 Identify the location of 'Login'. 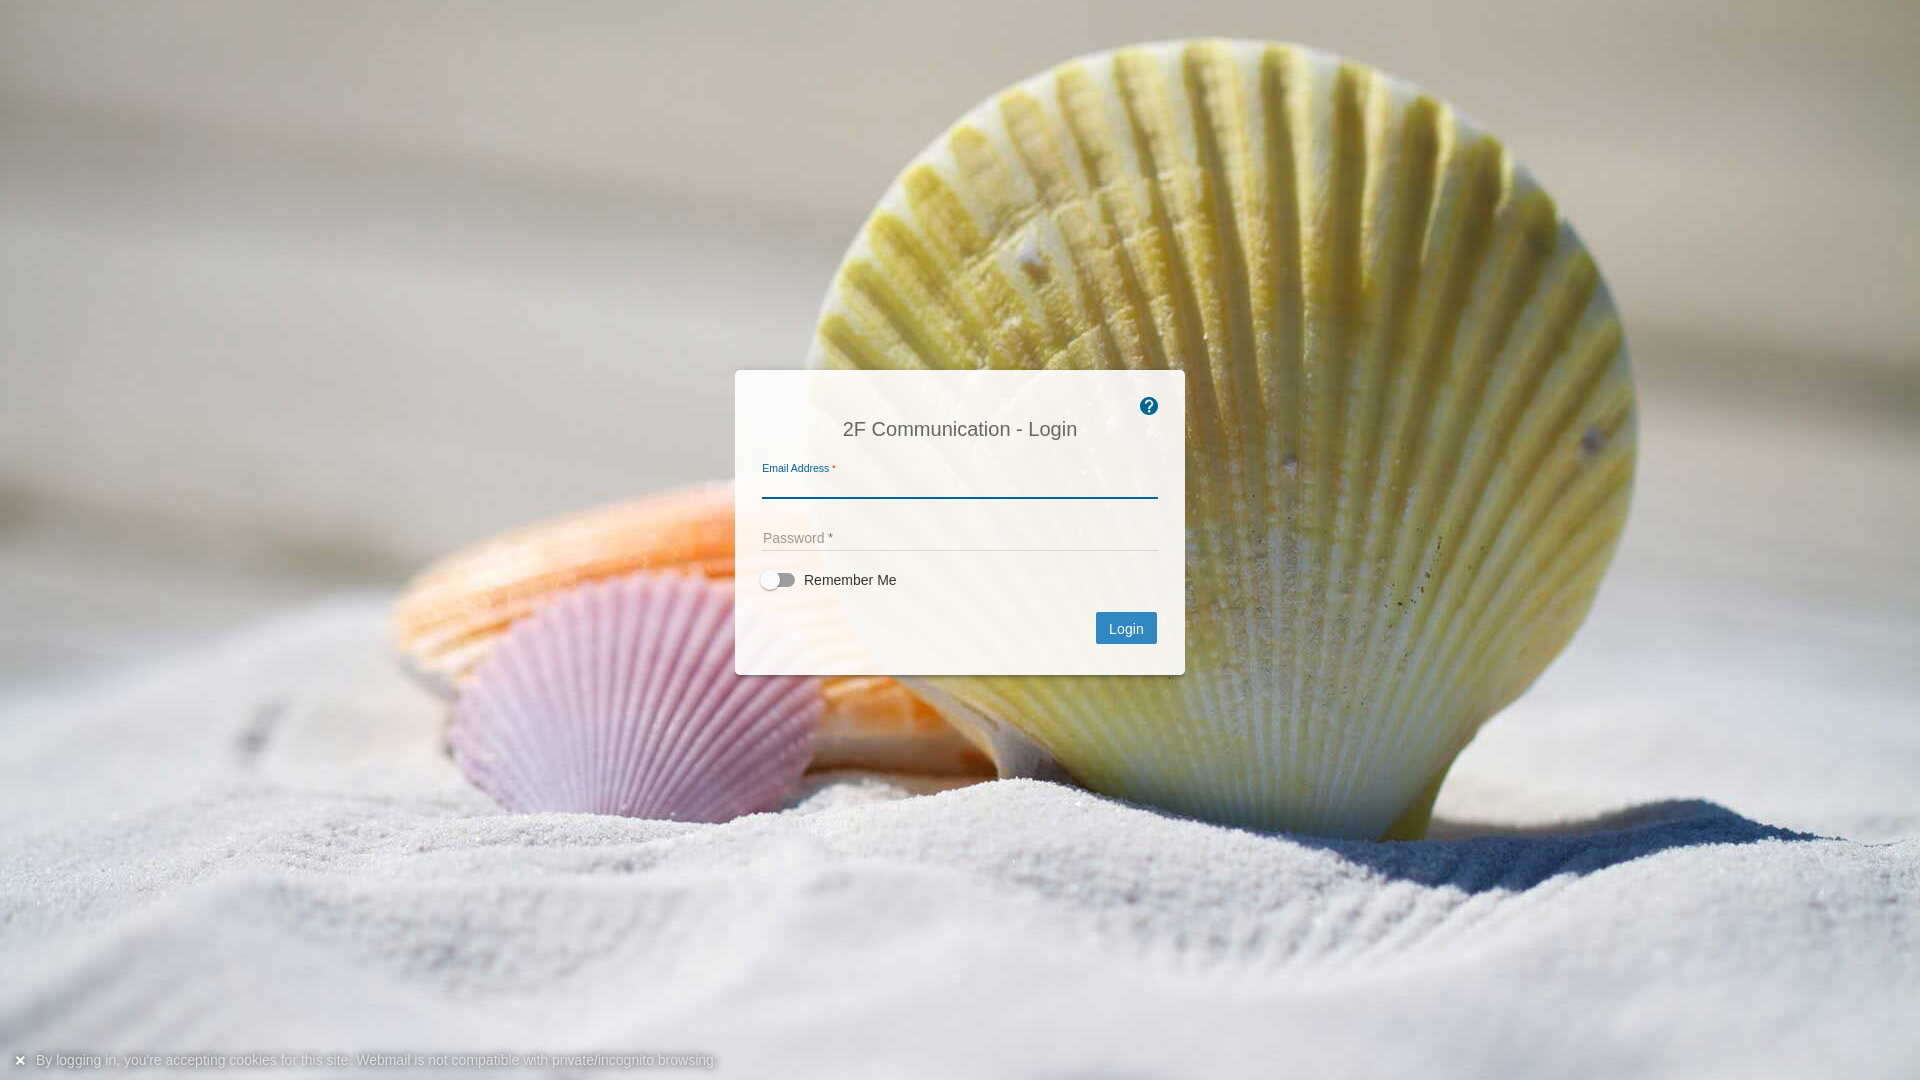
(1094, 627).